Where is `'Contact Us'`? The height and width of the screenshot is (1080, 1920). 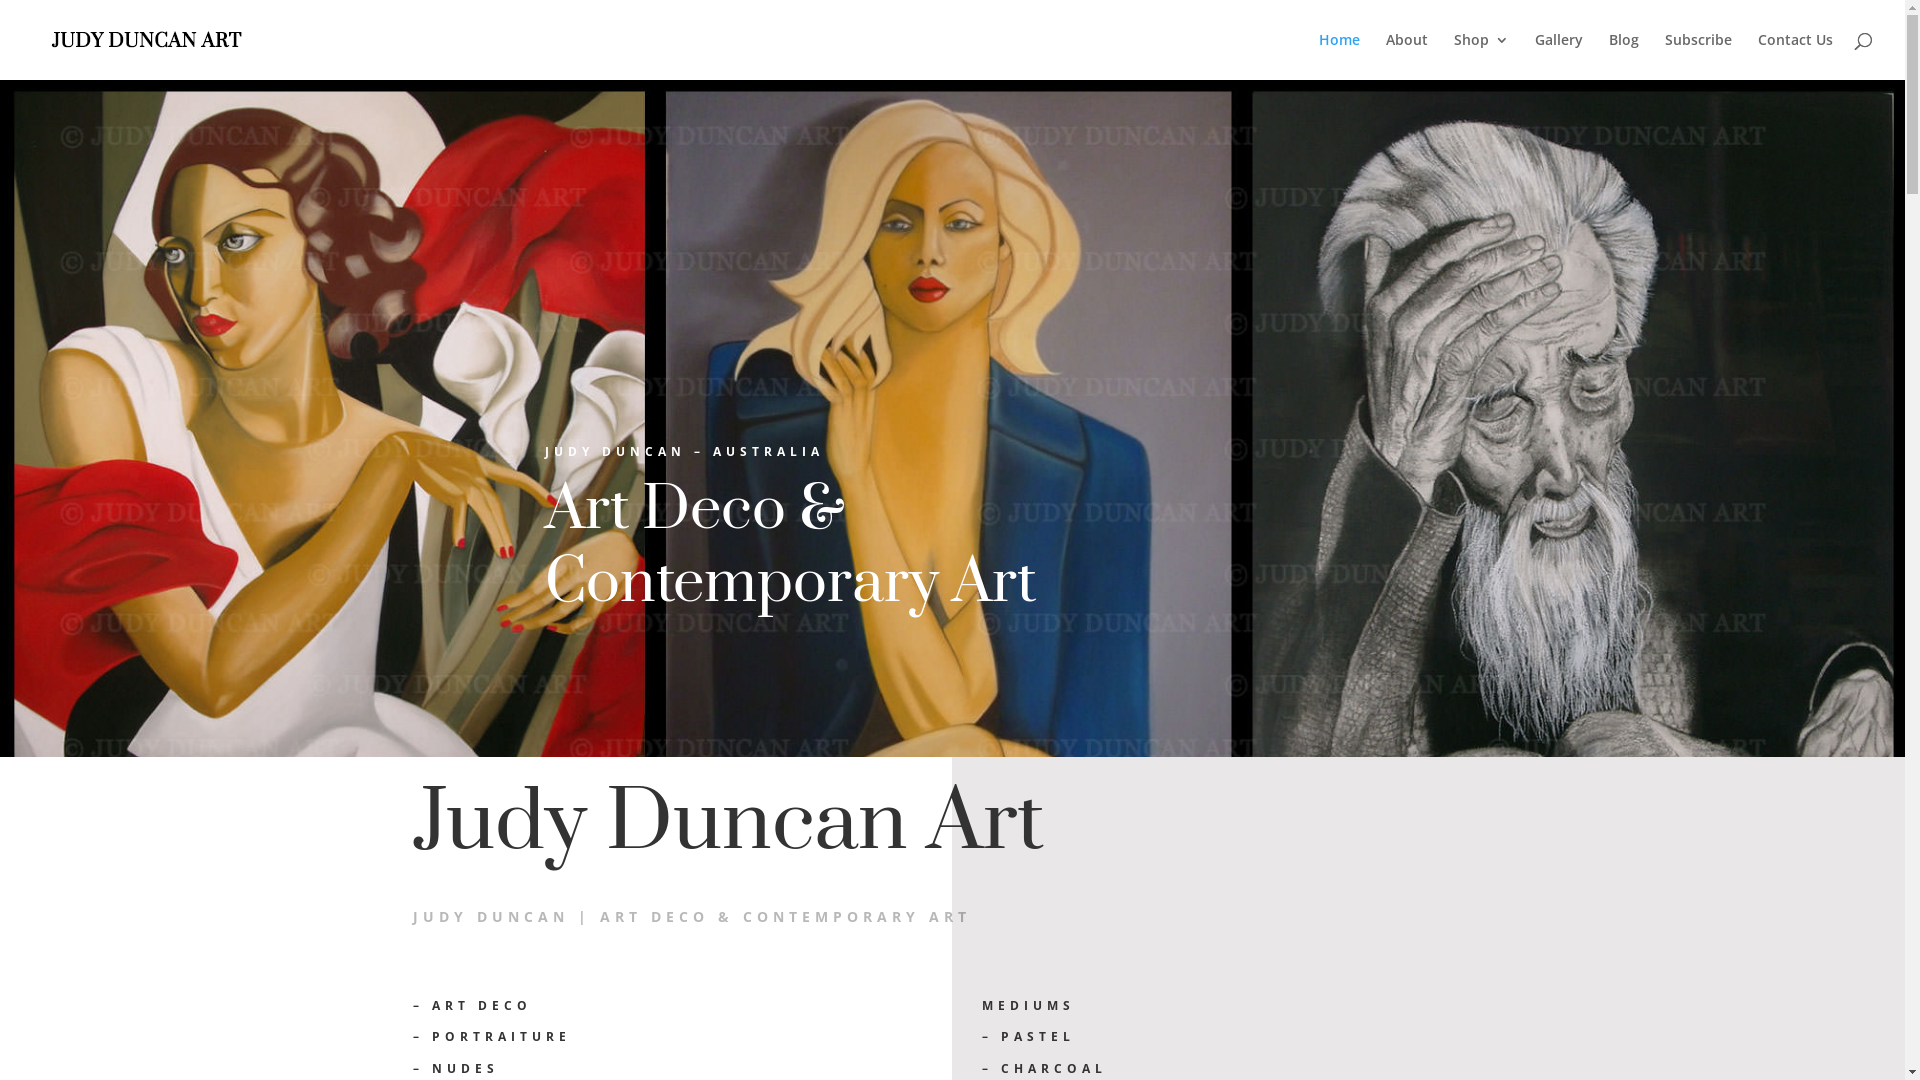
'Contact Us' is located at coordinates (1795, 55).